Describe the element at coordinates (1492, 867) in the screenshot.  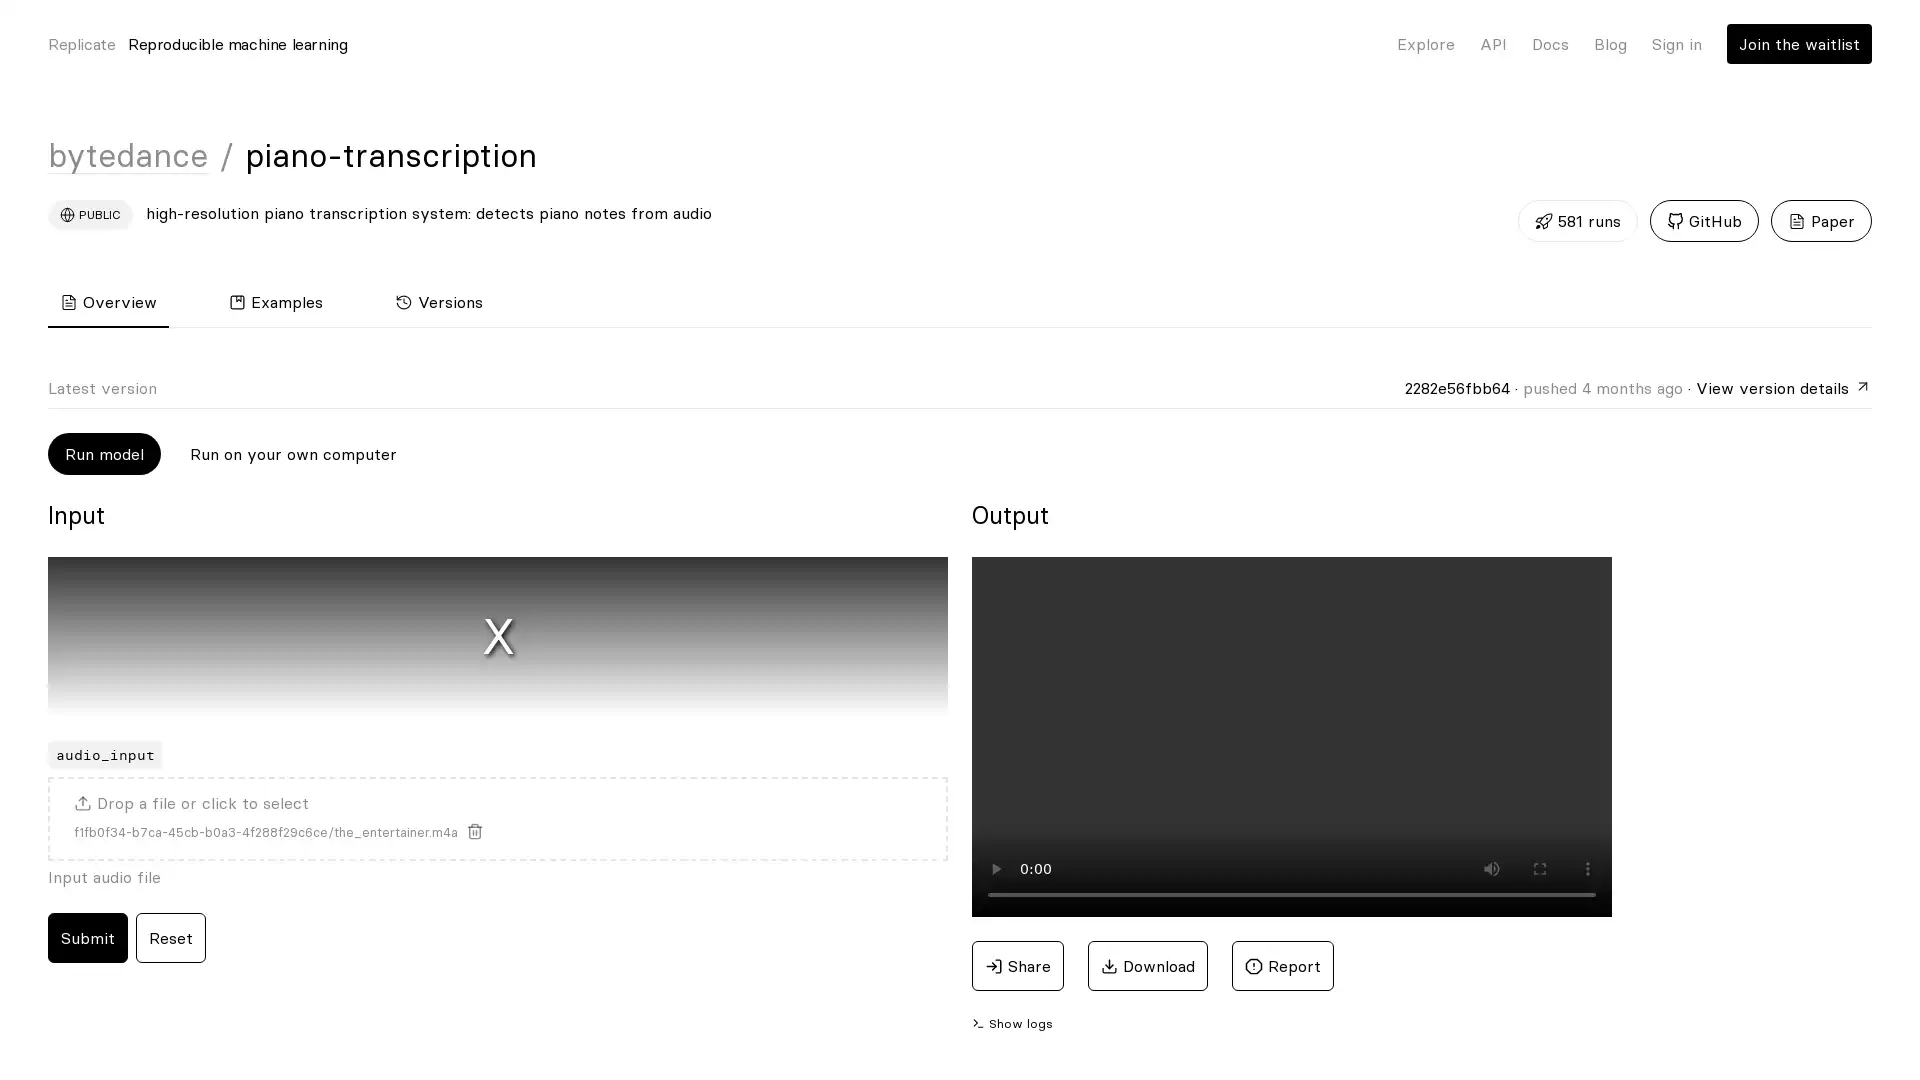
I see `mute` at that location.